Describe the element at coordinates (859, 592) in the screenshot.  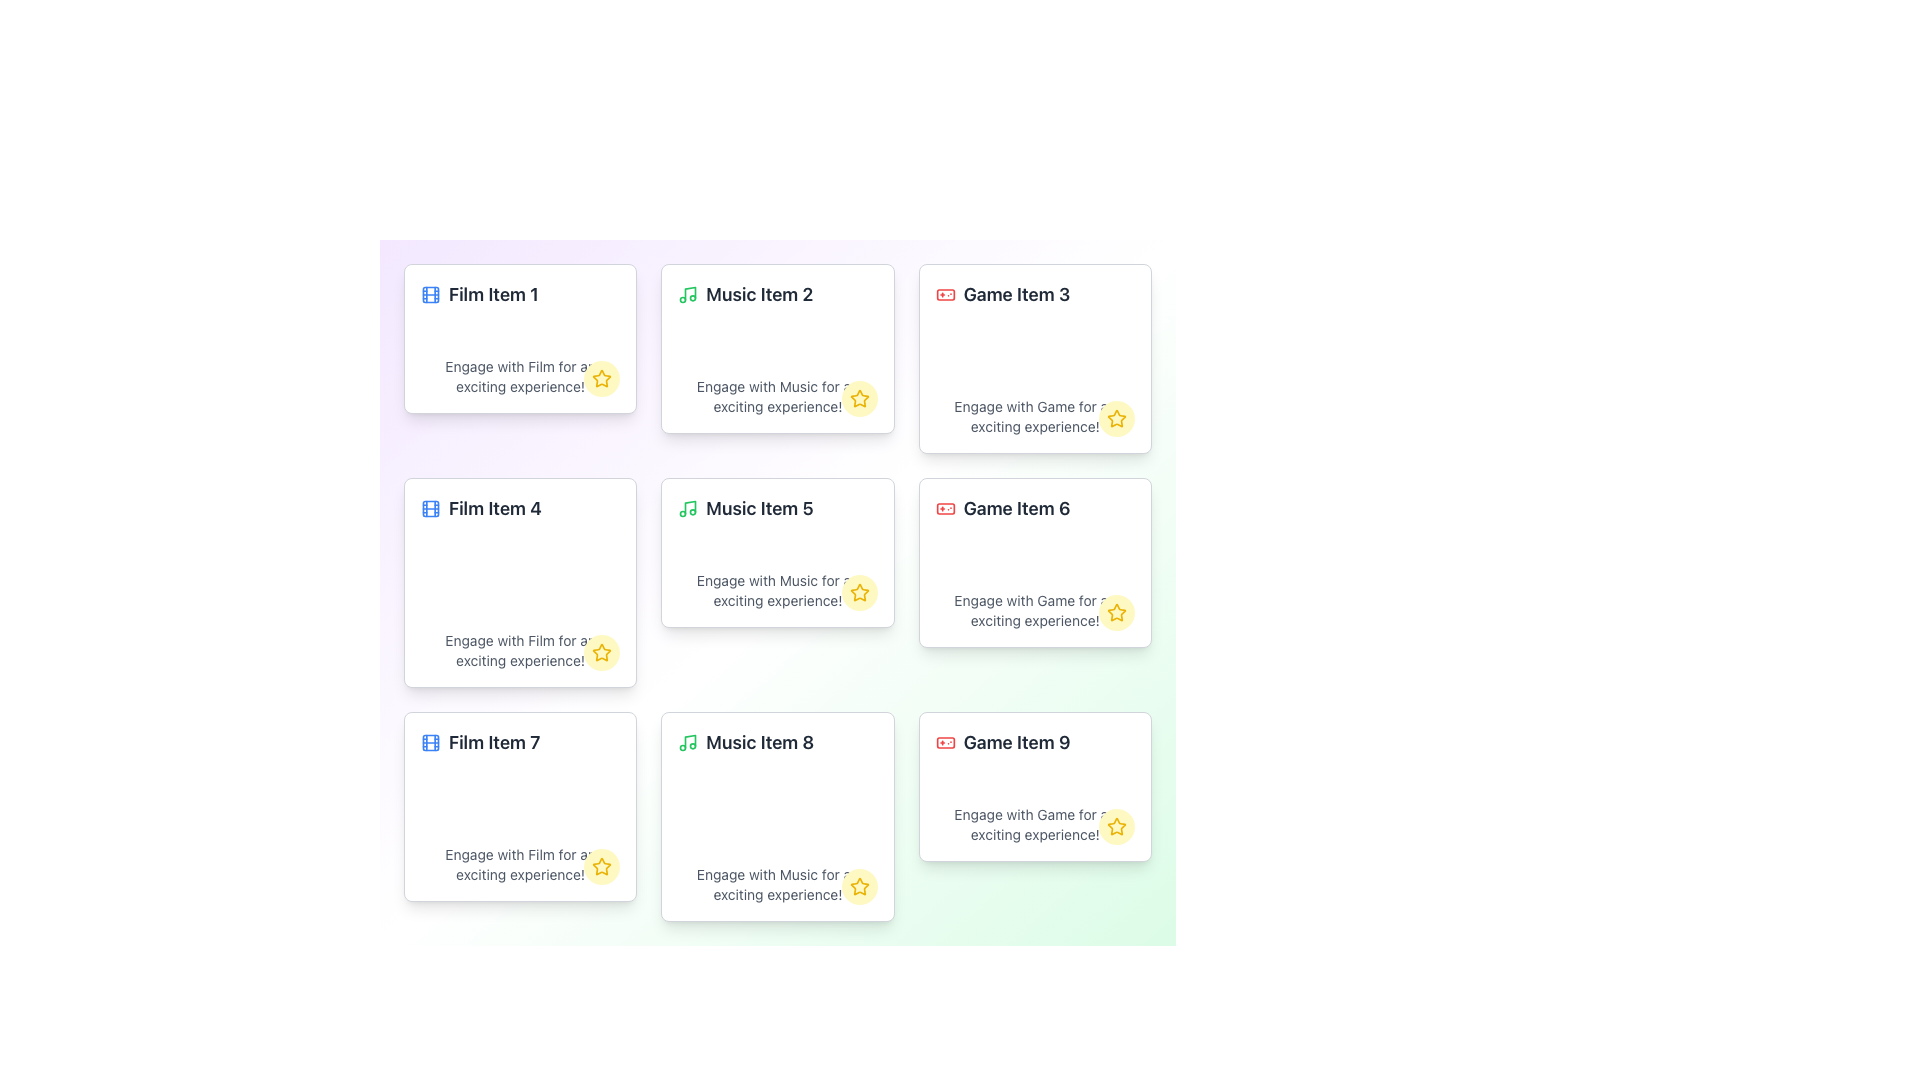
I see `the Icon button located in the bottom-right corner of the 'Music Item 5' card` at that location.